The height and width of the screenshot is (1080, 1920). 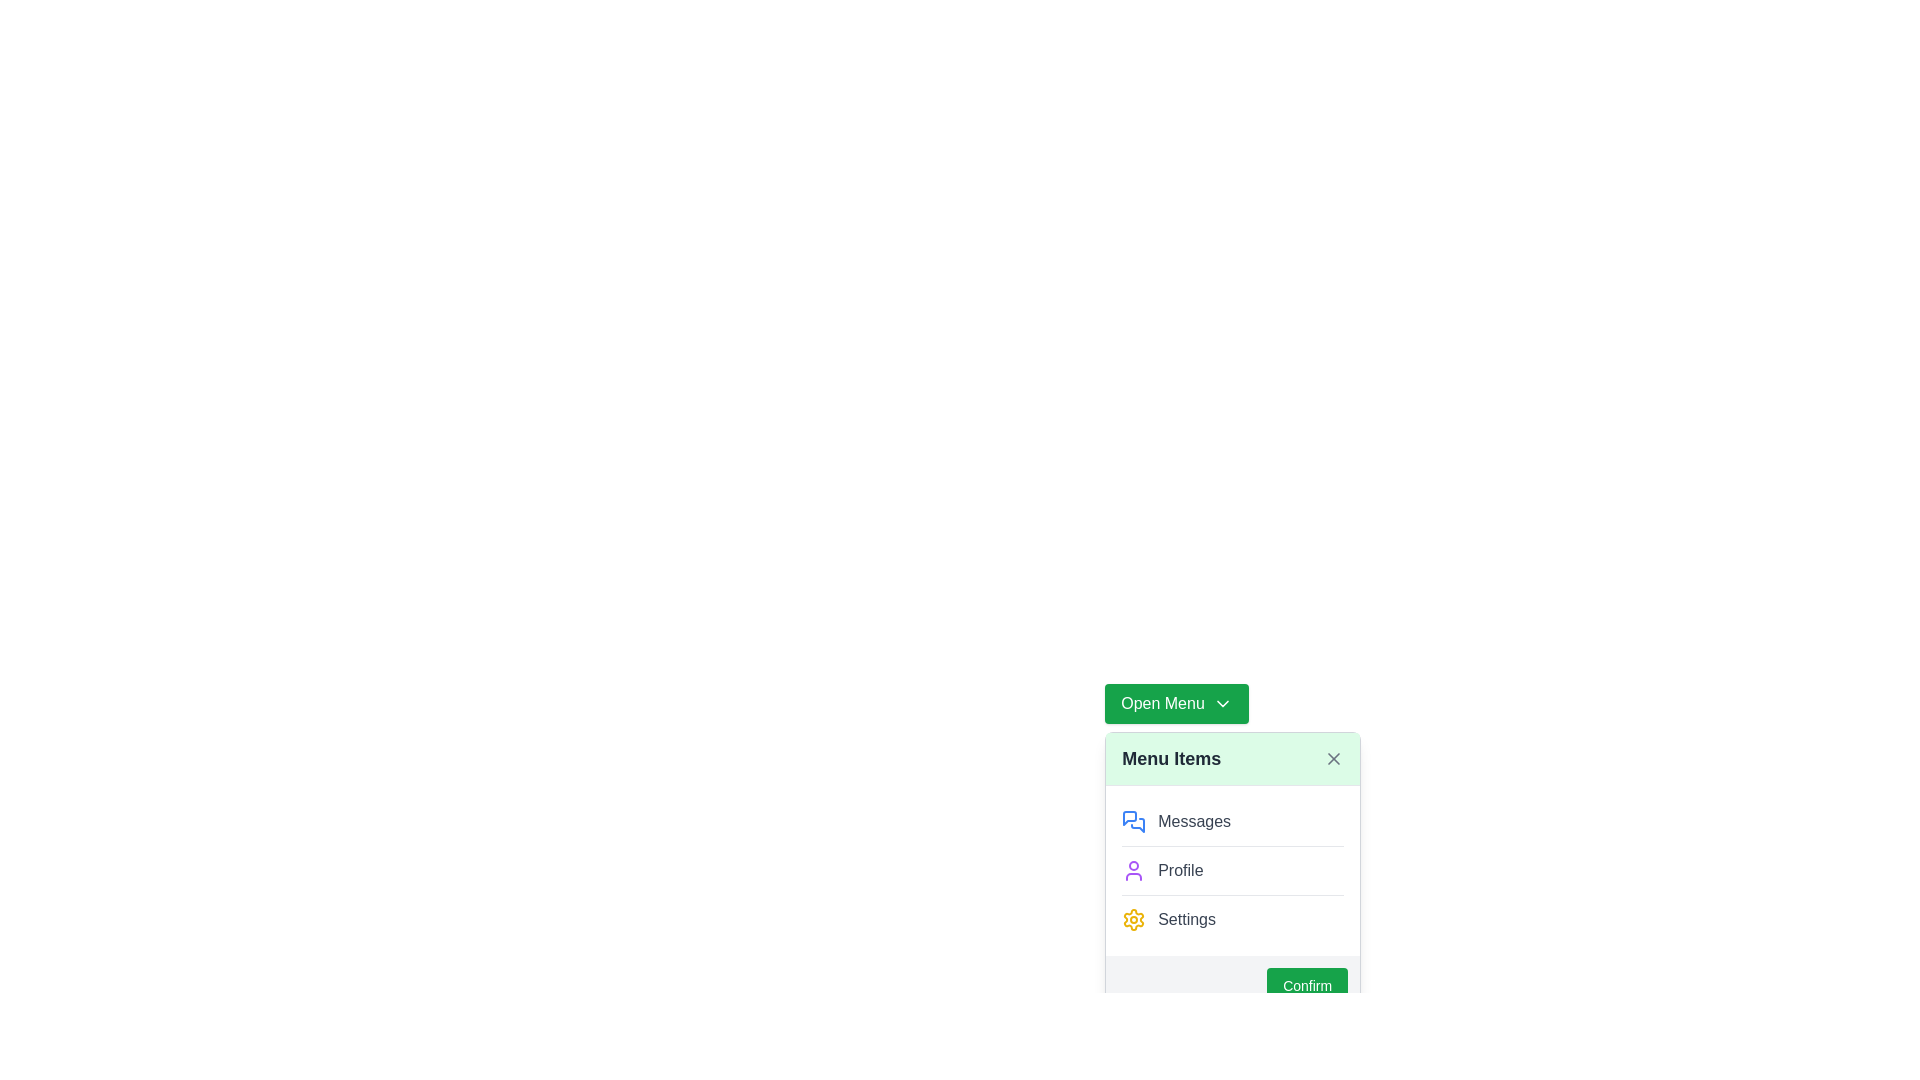 What do you see at coordinates (1134, 920) in the screenshot?
I see `the settings gear icon located beside the textual label 'Settings'` at bounding box center [1134, 920].